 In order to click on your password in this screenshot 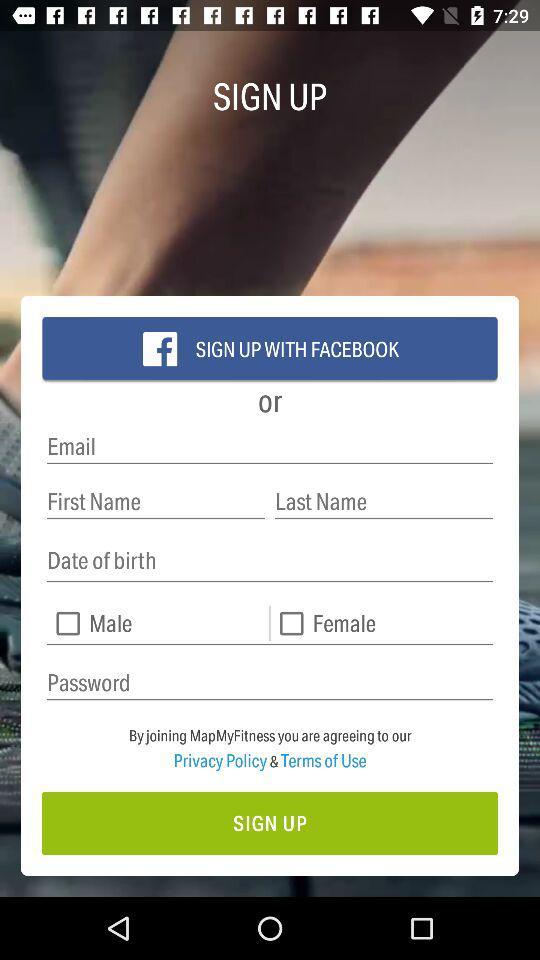, I will do `click(270, 683)`.